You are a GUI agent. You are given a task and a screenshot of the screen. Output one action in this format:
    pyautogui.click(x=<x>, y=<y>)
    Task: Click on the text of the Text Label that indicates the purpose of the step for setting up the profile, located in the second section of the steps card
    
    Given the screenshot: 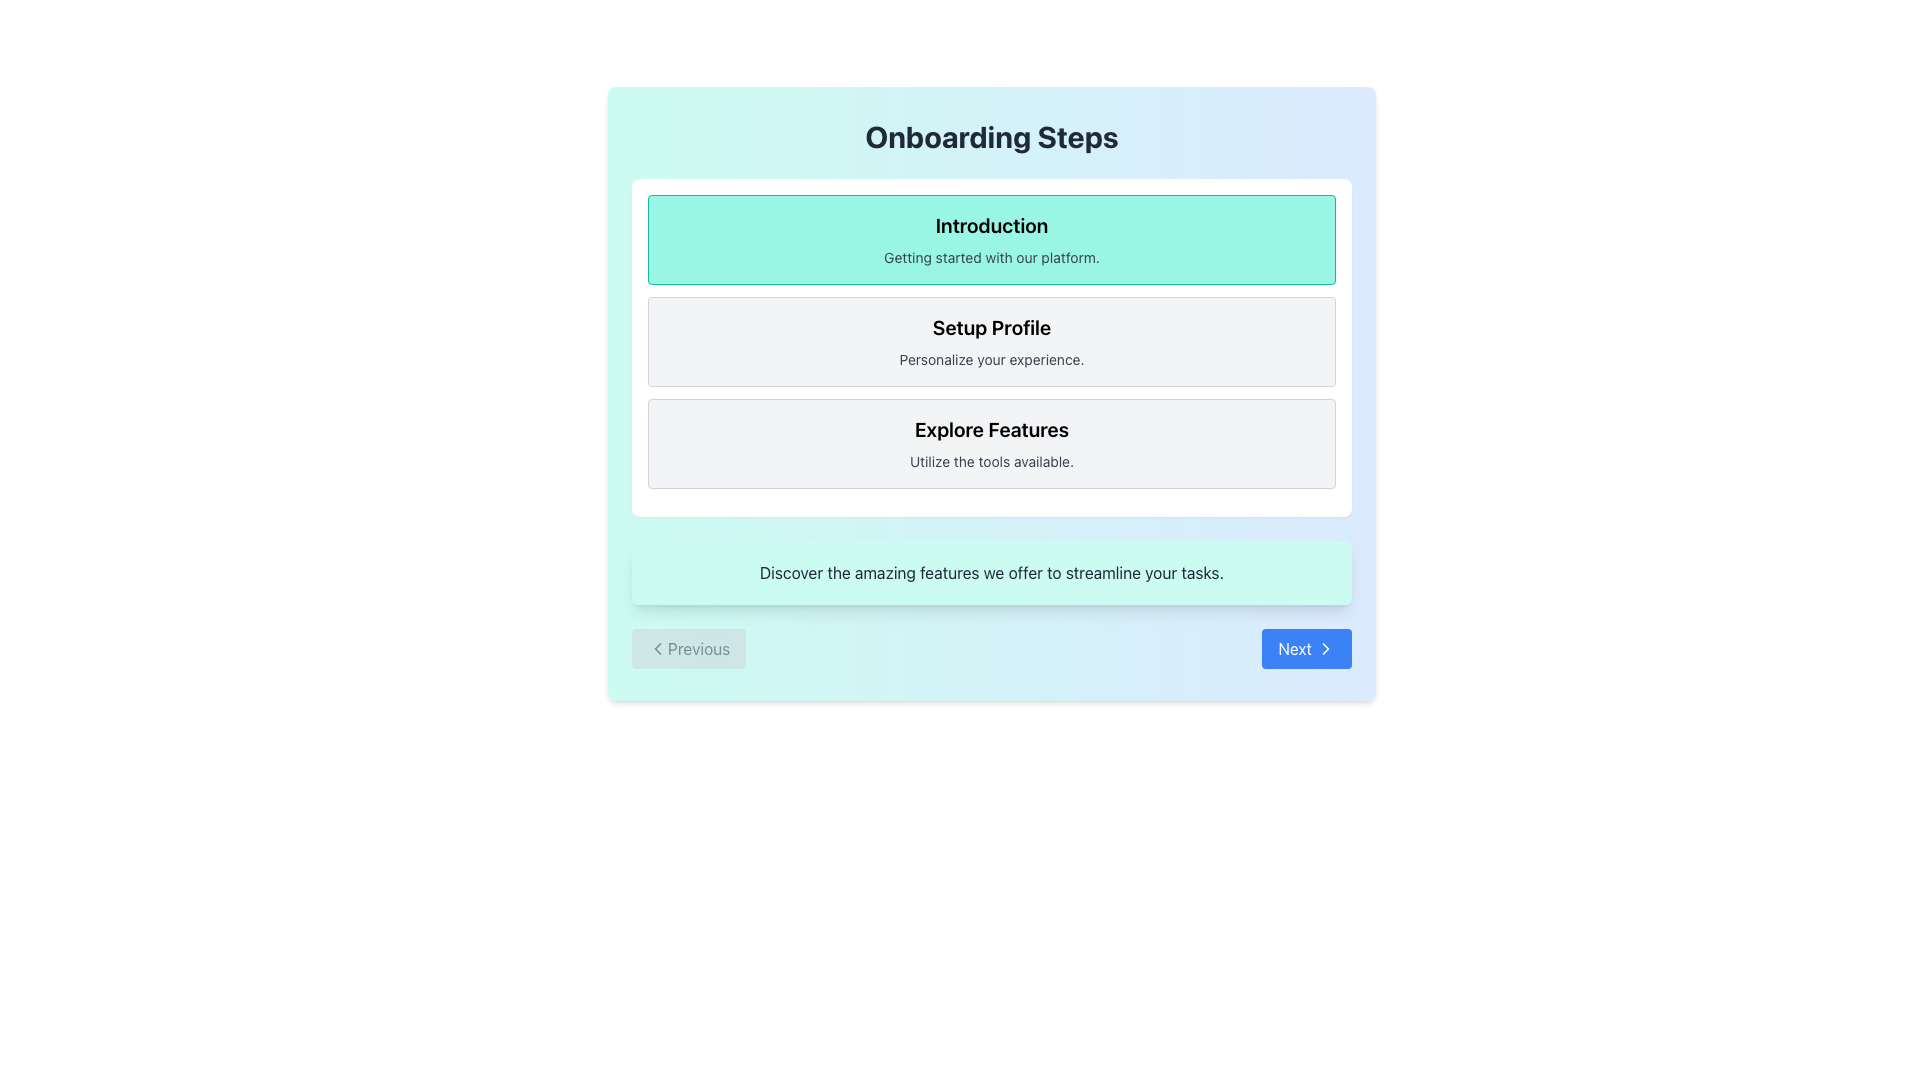 What is the action you would take?
    pyautogui.click(x=992, y=326)
    